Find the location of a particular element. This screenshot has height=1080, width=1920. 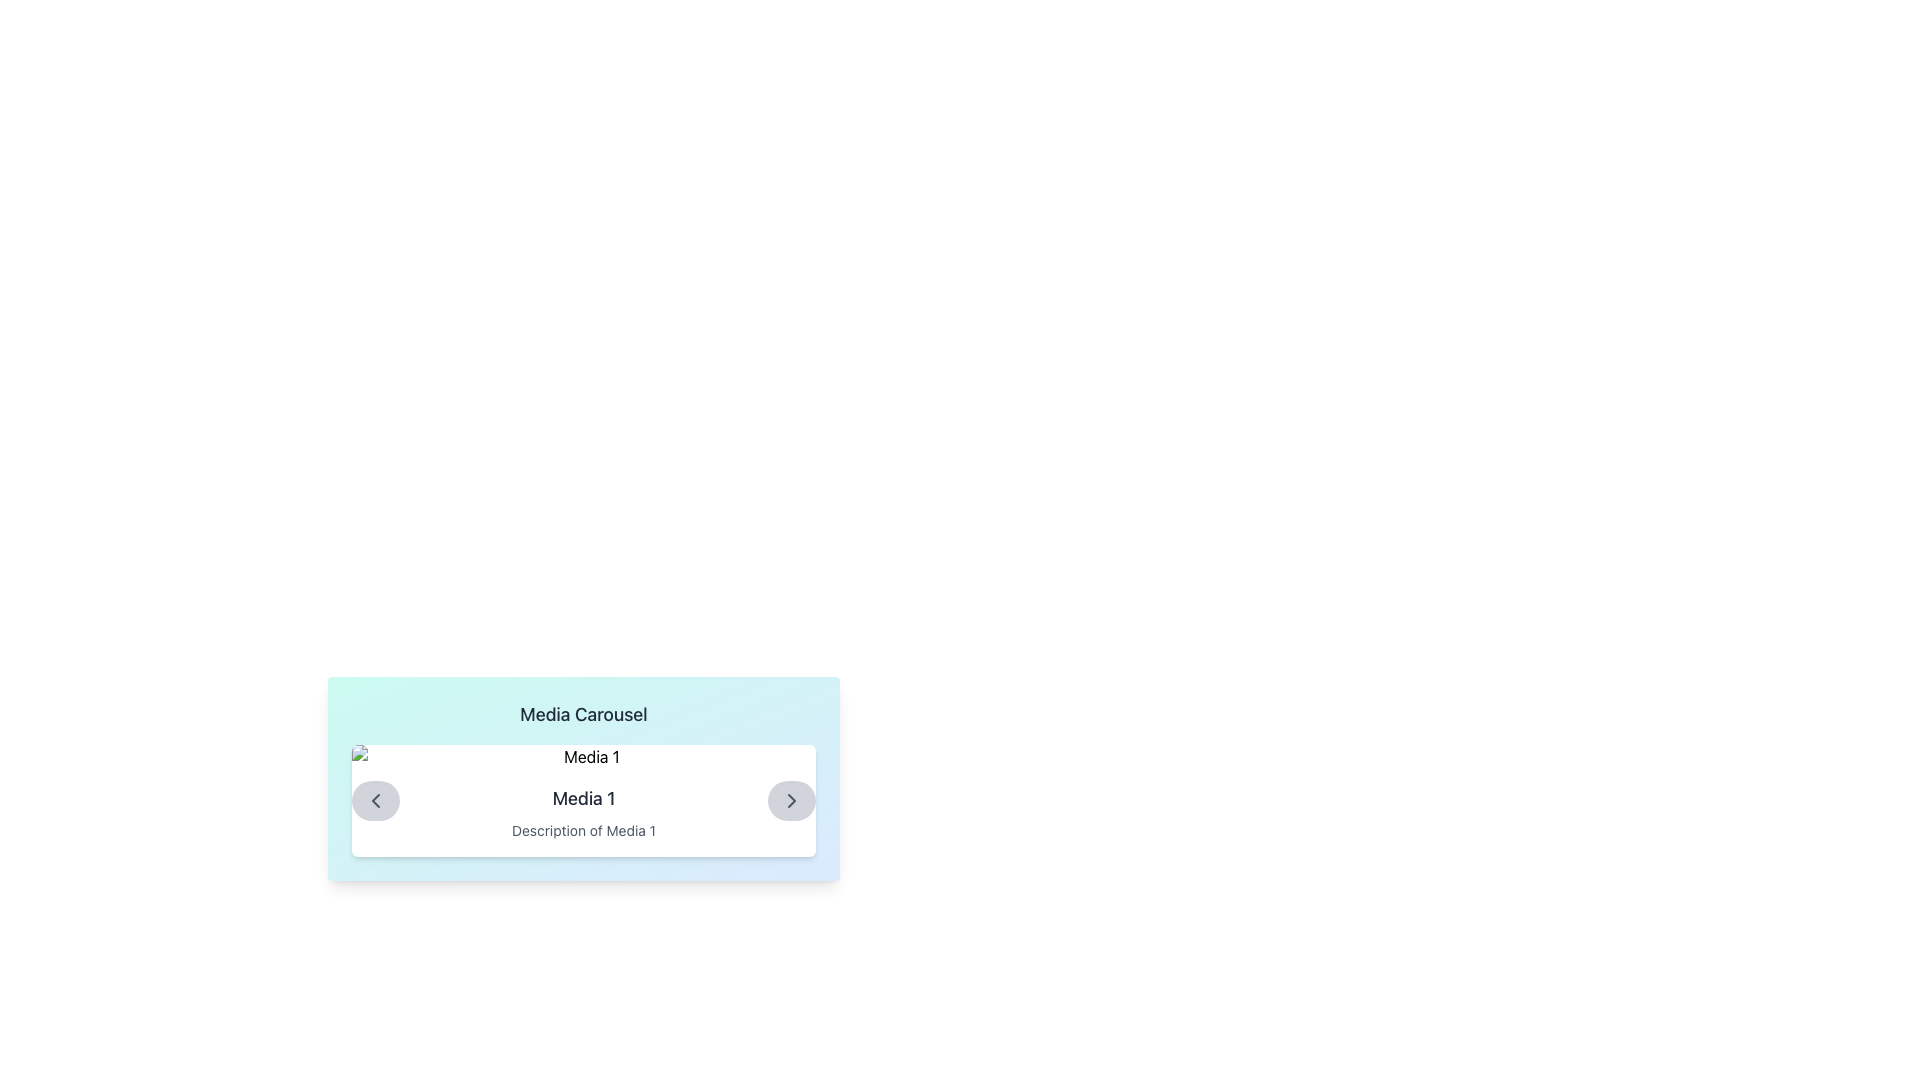

the static Text Label providing information about 'Media 1', located below the 'Media 1' title in the media carousel interface is located at coordinates (583, 830).